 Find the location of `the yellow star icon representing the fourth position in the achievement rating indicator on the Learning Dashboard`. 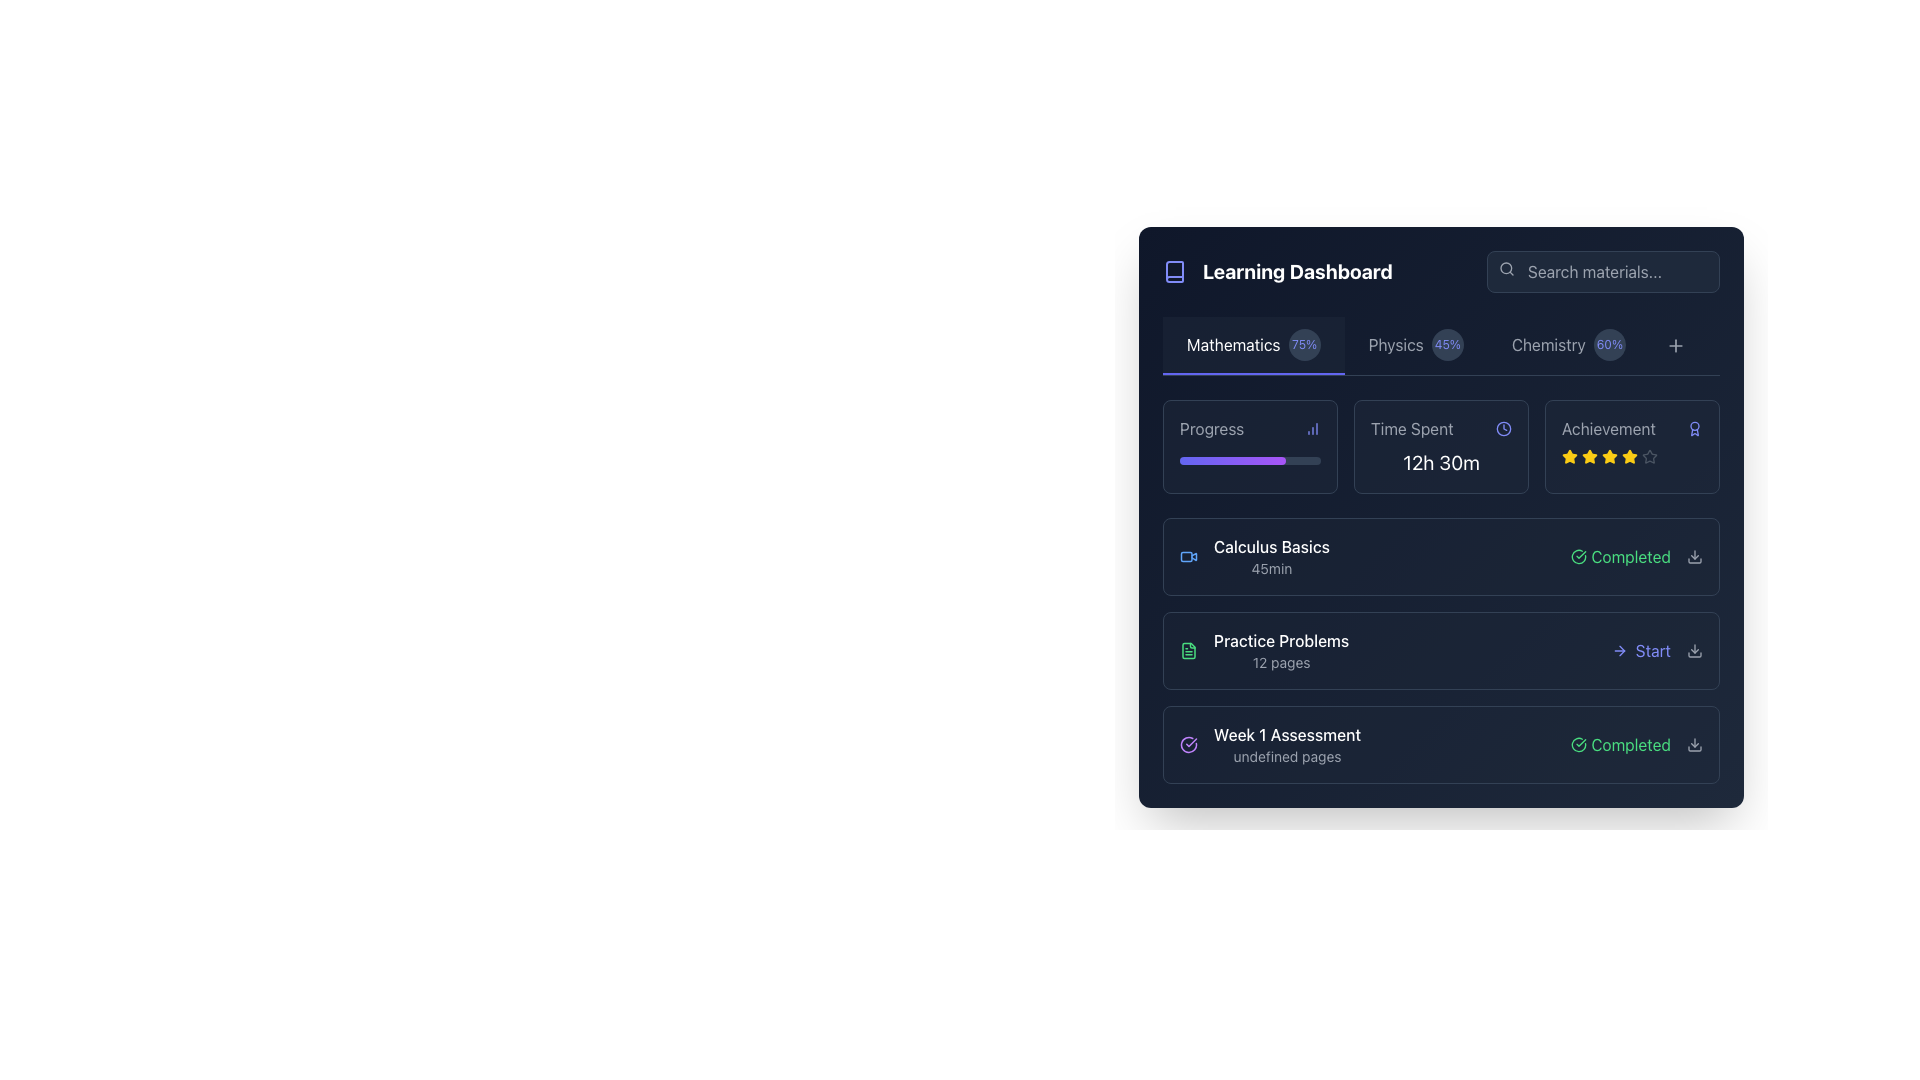

the yellow star icon representing the fourth position in the achievement rating indicator on the Learning Dashboard is located at coordinates (1568, 456).